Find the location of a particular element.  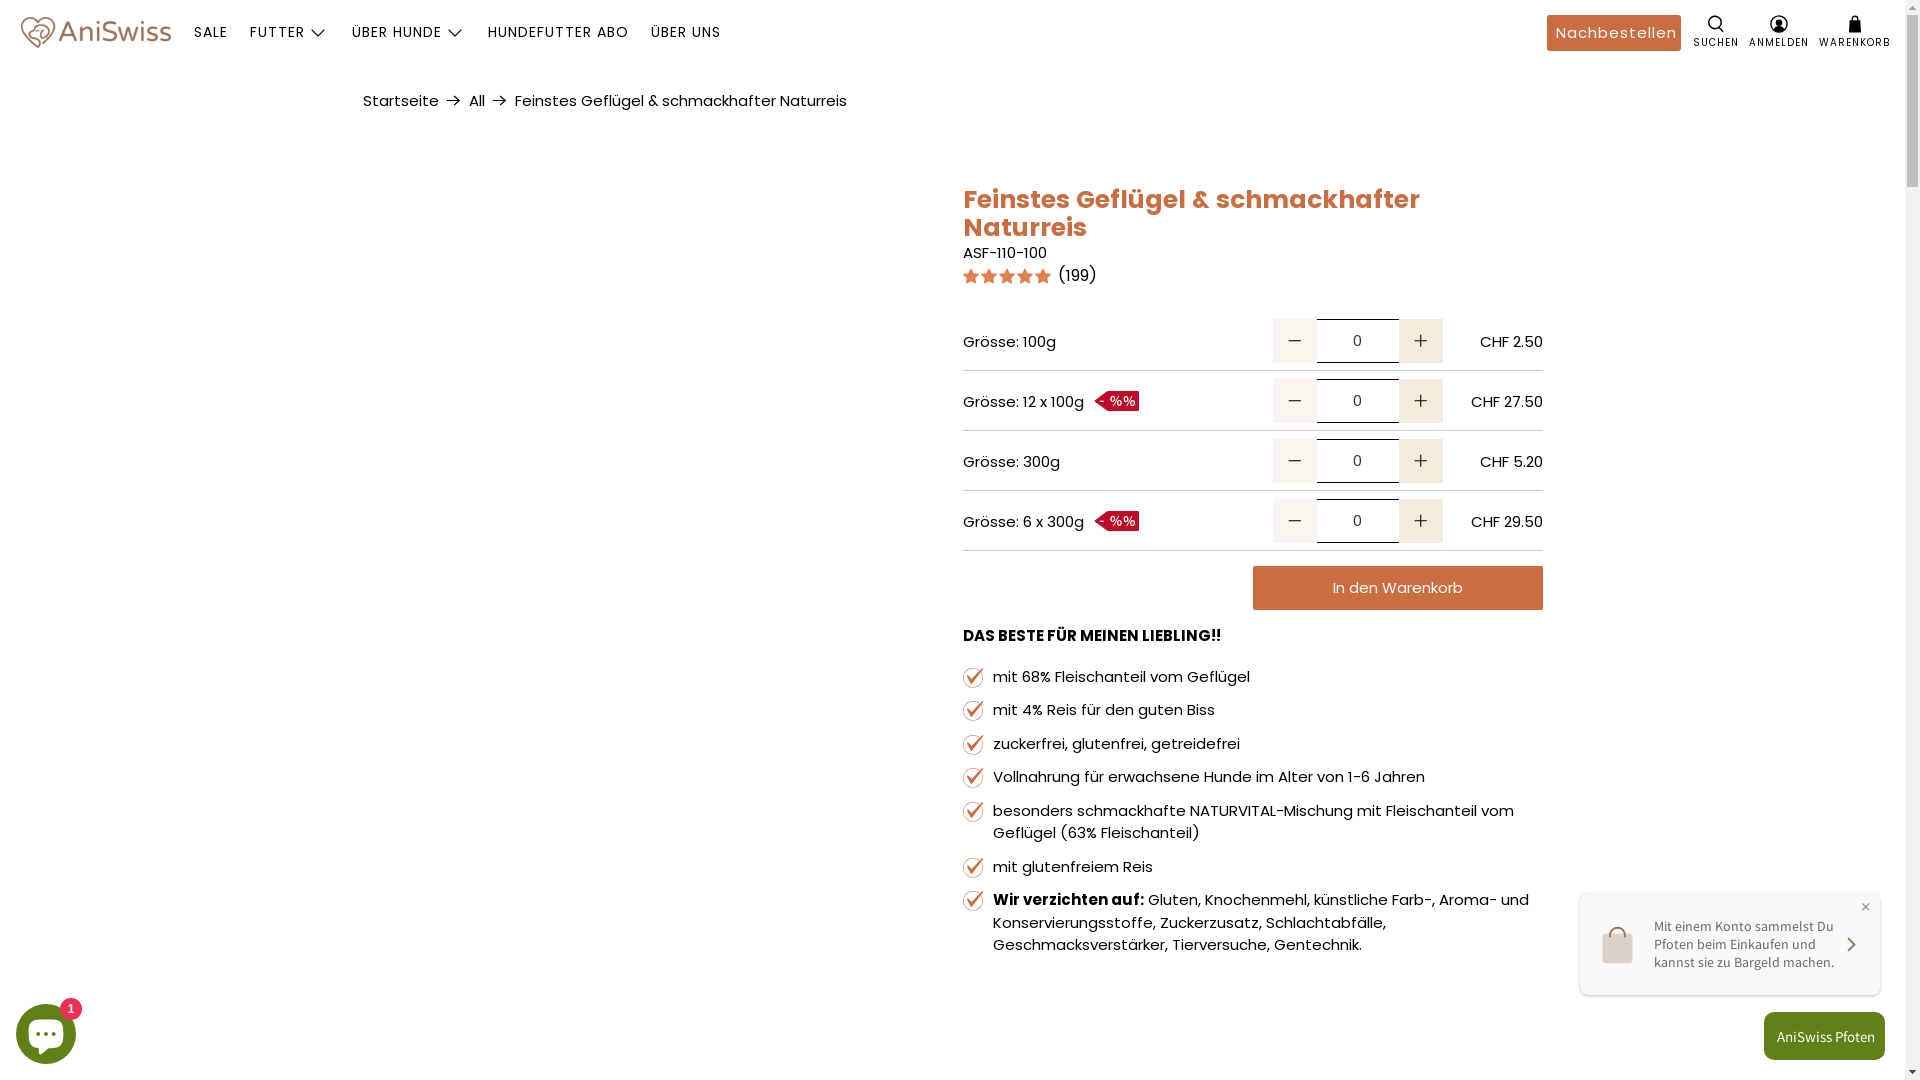

'In den Warenkorb' is located at coordinates (1395, 586).